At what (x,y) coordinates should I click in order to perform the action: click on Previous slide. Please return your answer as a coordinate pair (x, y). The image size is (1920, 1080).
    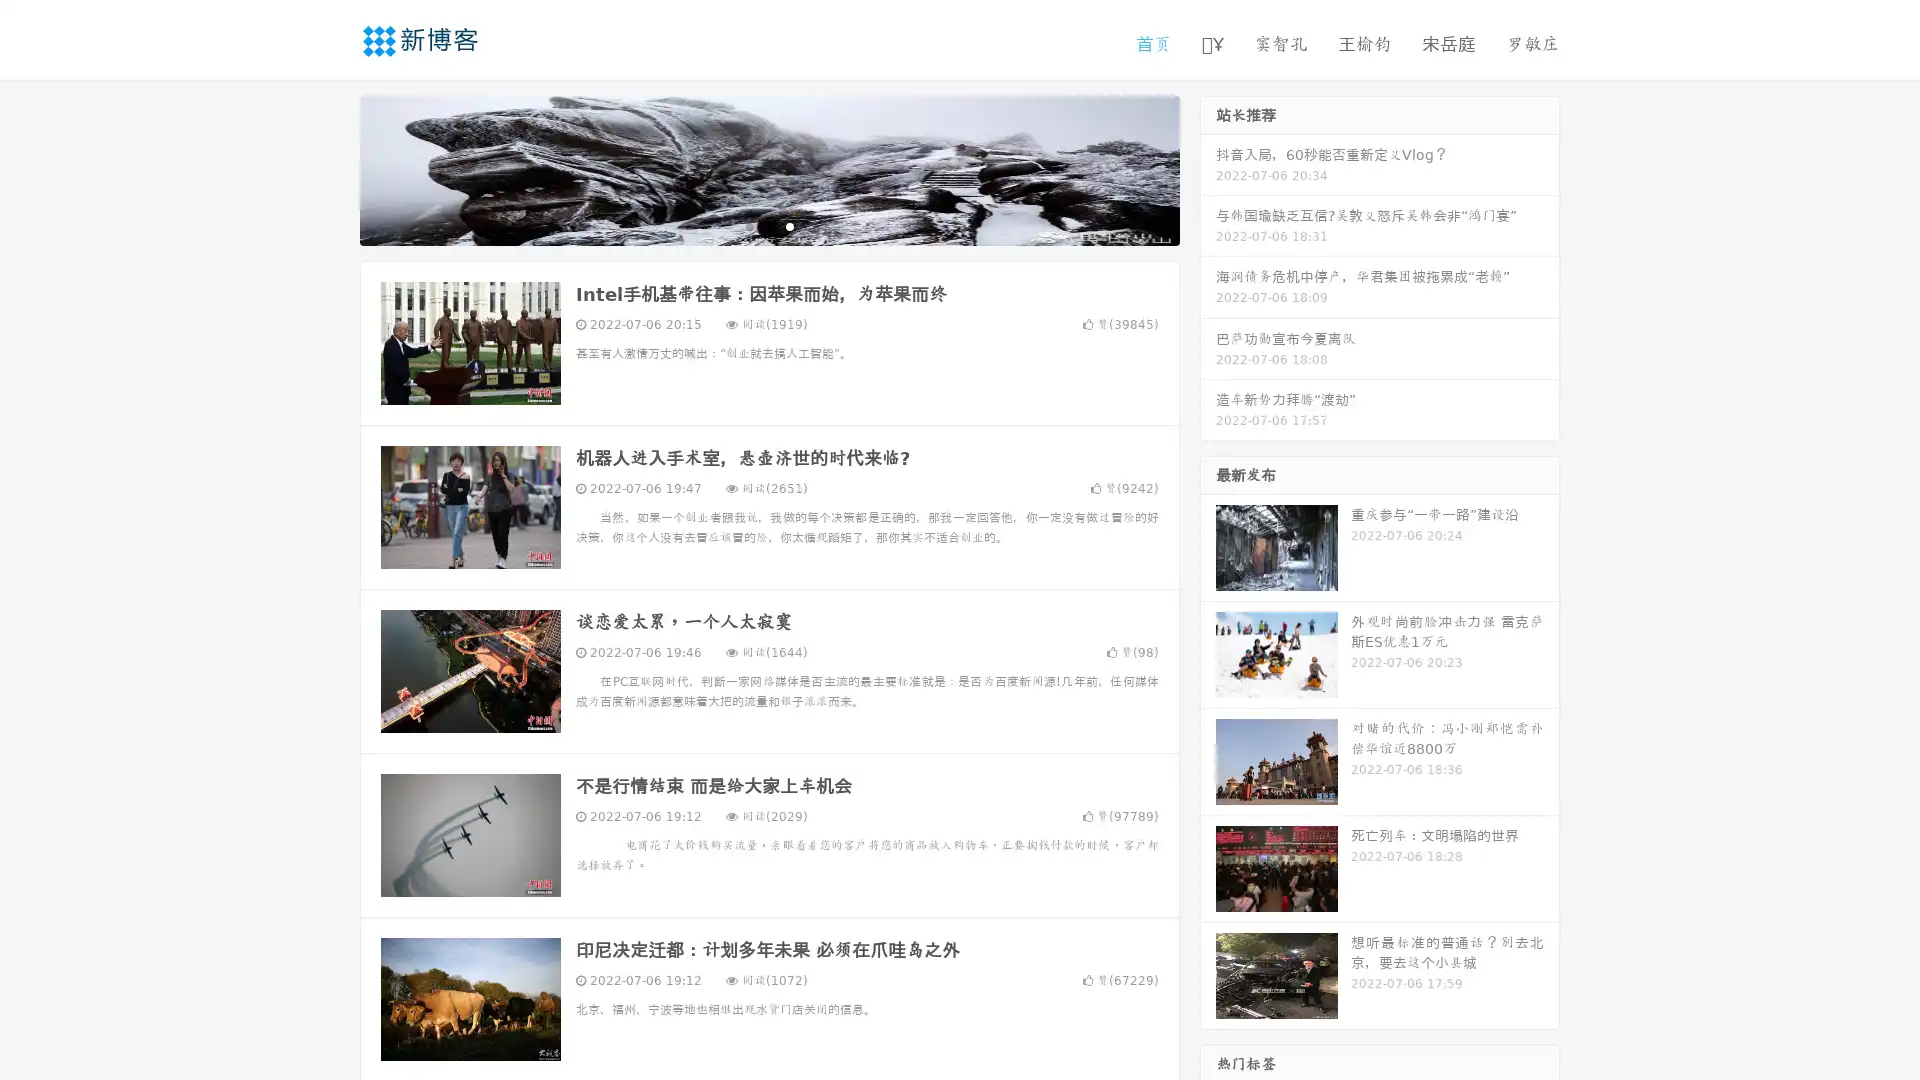
    Looking at the image, I should click on (330, 168).